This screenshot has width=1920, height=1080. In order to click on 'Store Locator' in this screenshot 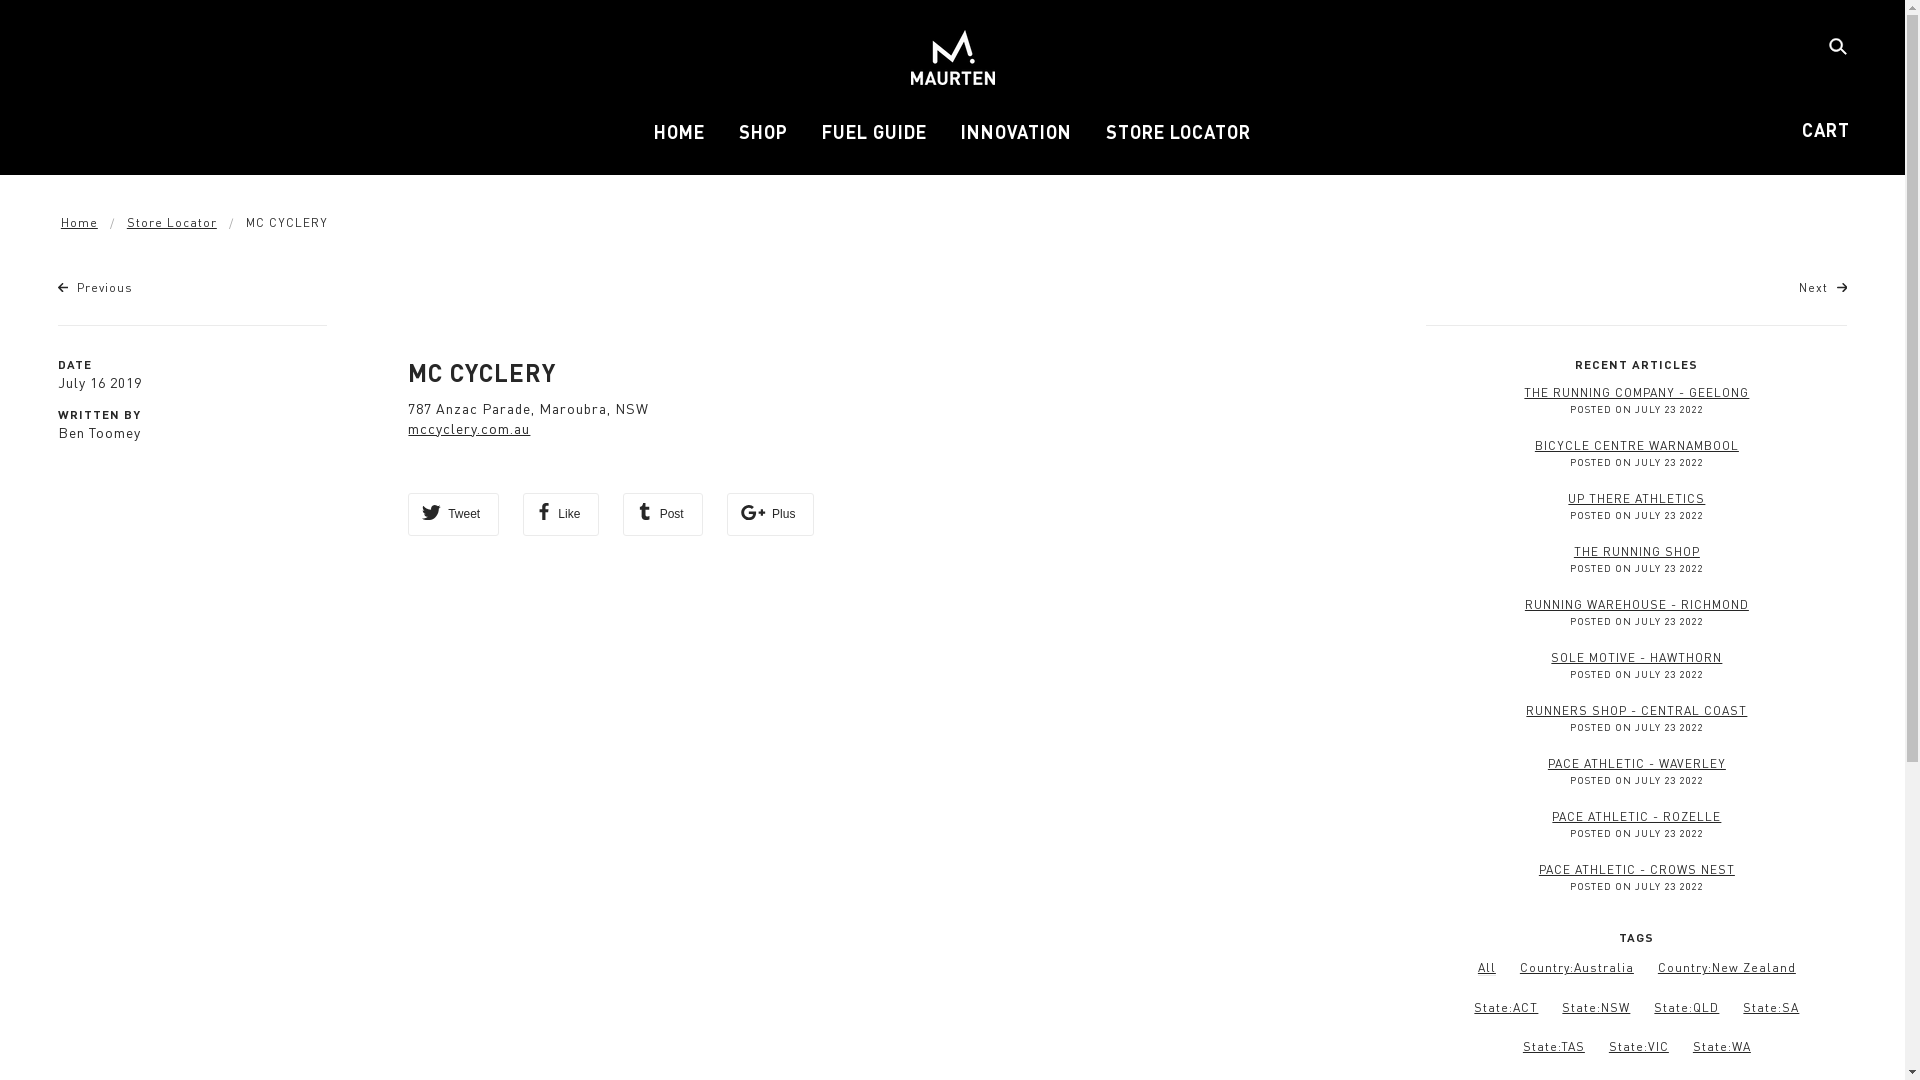, I will do `click(125, 222)`.